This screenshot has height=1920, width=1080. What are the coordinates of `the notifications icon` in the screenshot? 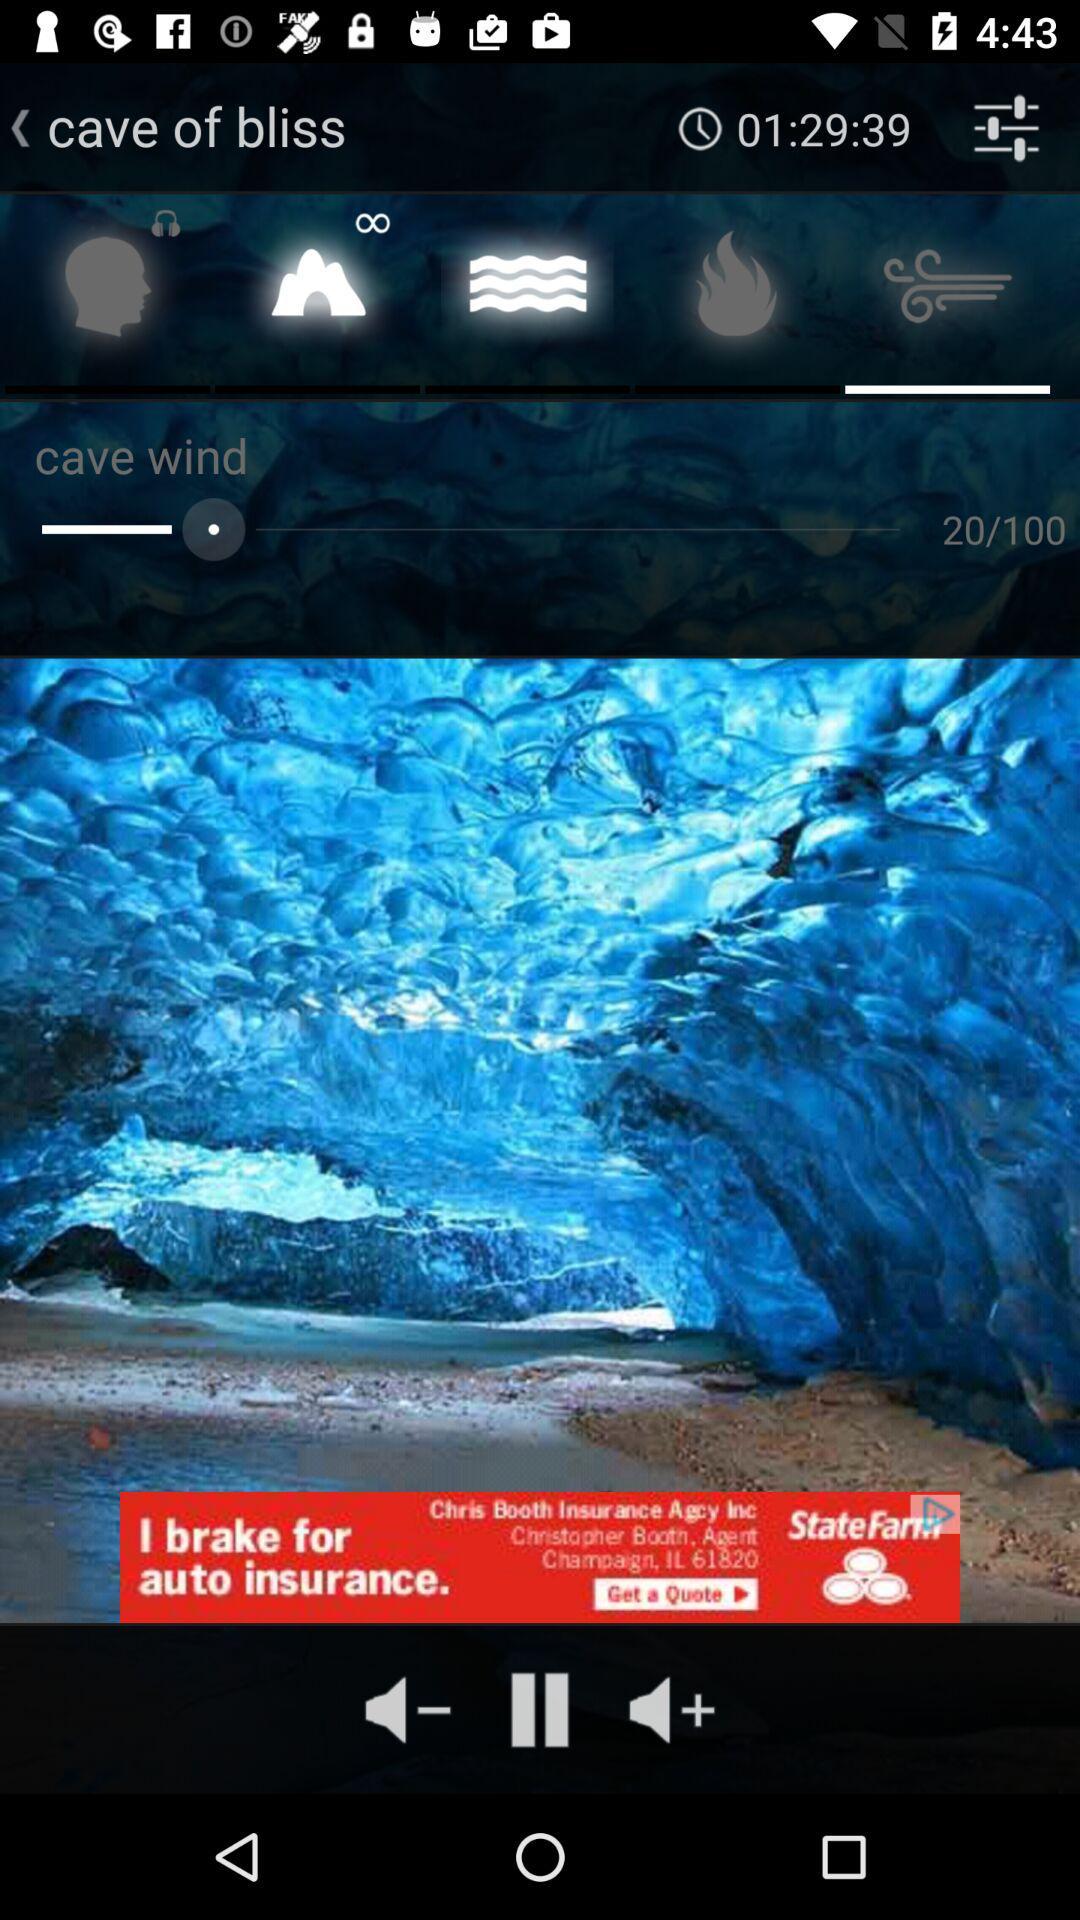 It's located at (316, 291).